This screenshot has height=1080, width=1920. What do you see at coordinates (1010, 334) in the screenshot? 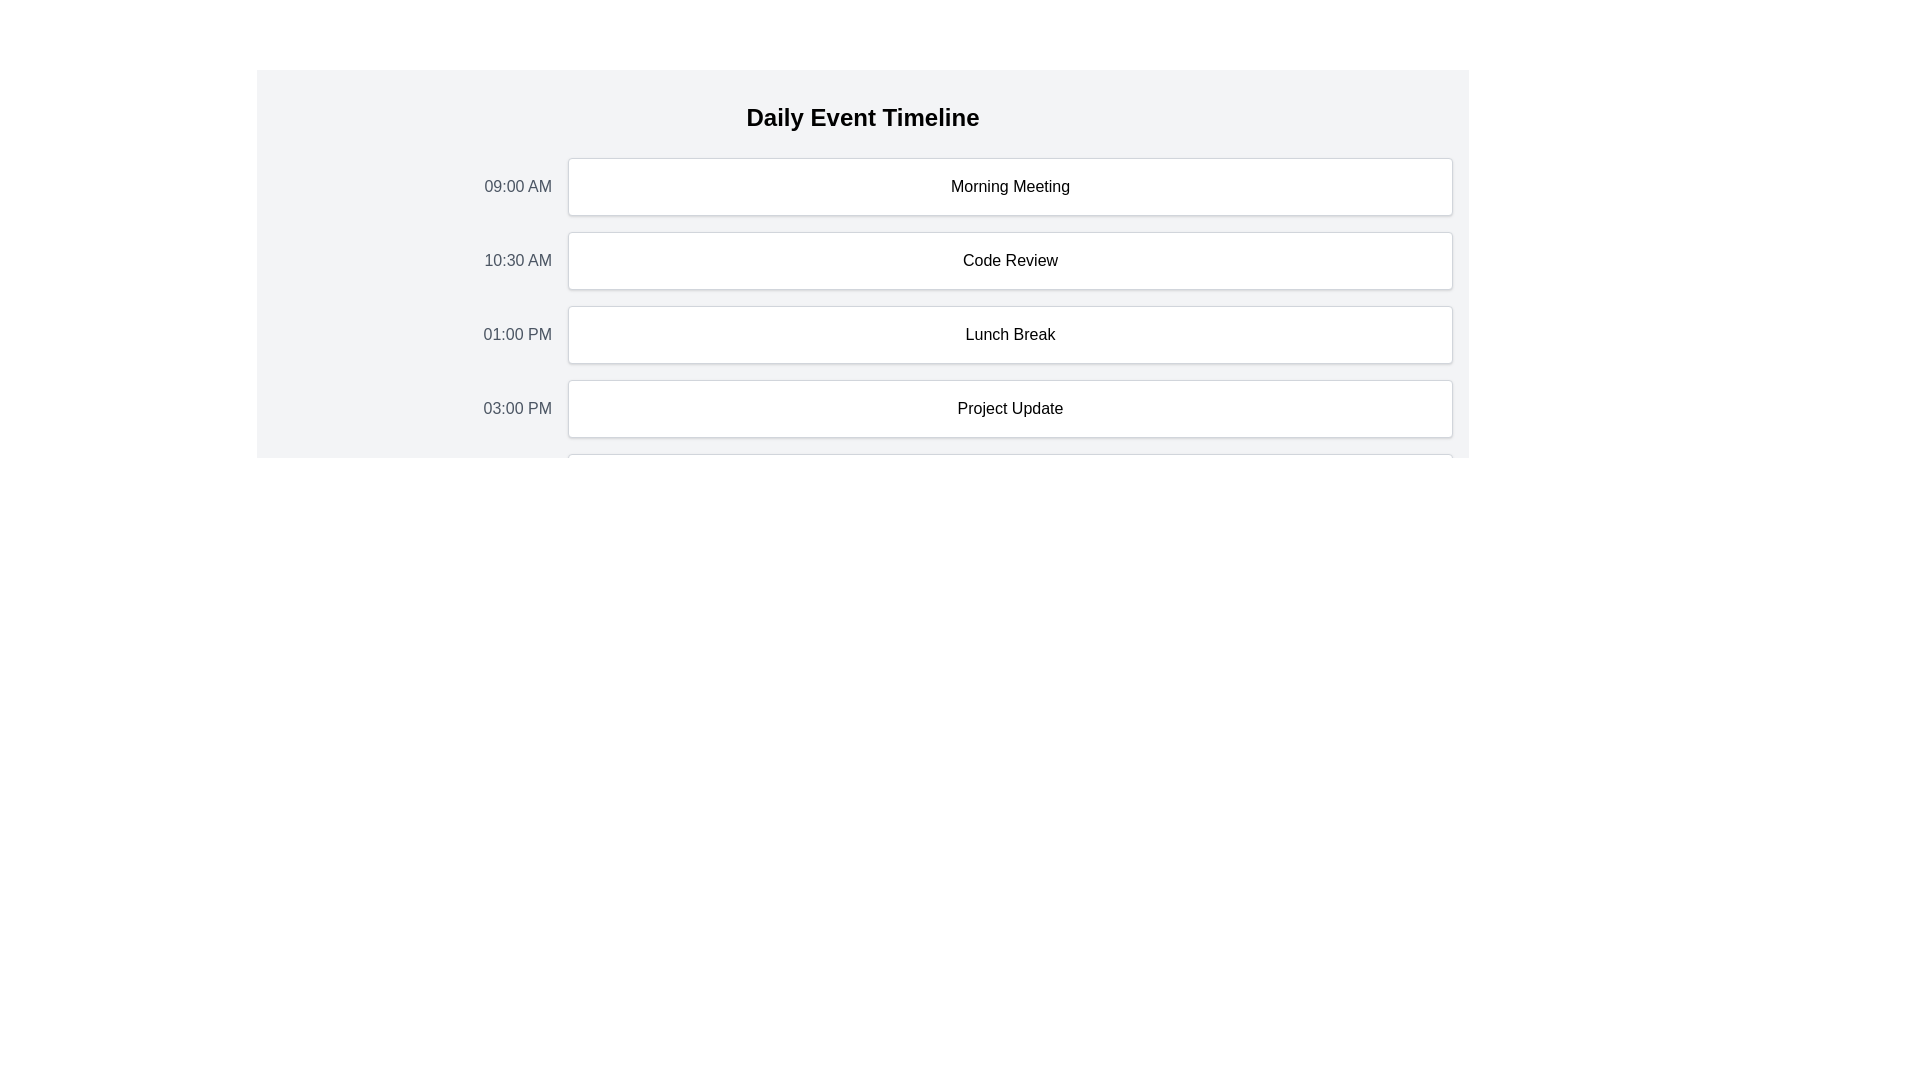
I see `the text content box labeled 'Lunch Break' that is centrally positioned within the vertical timeline interface, aligned to the right of the timestamp '01:00 PM'` at bounding box center [1010, 334].